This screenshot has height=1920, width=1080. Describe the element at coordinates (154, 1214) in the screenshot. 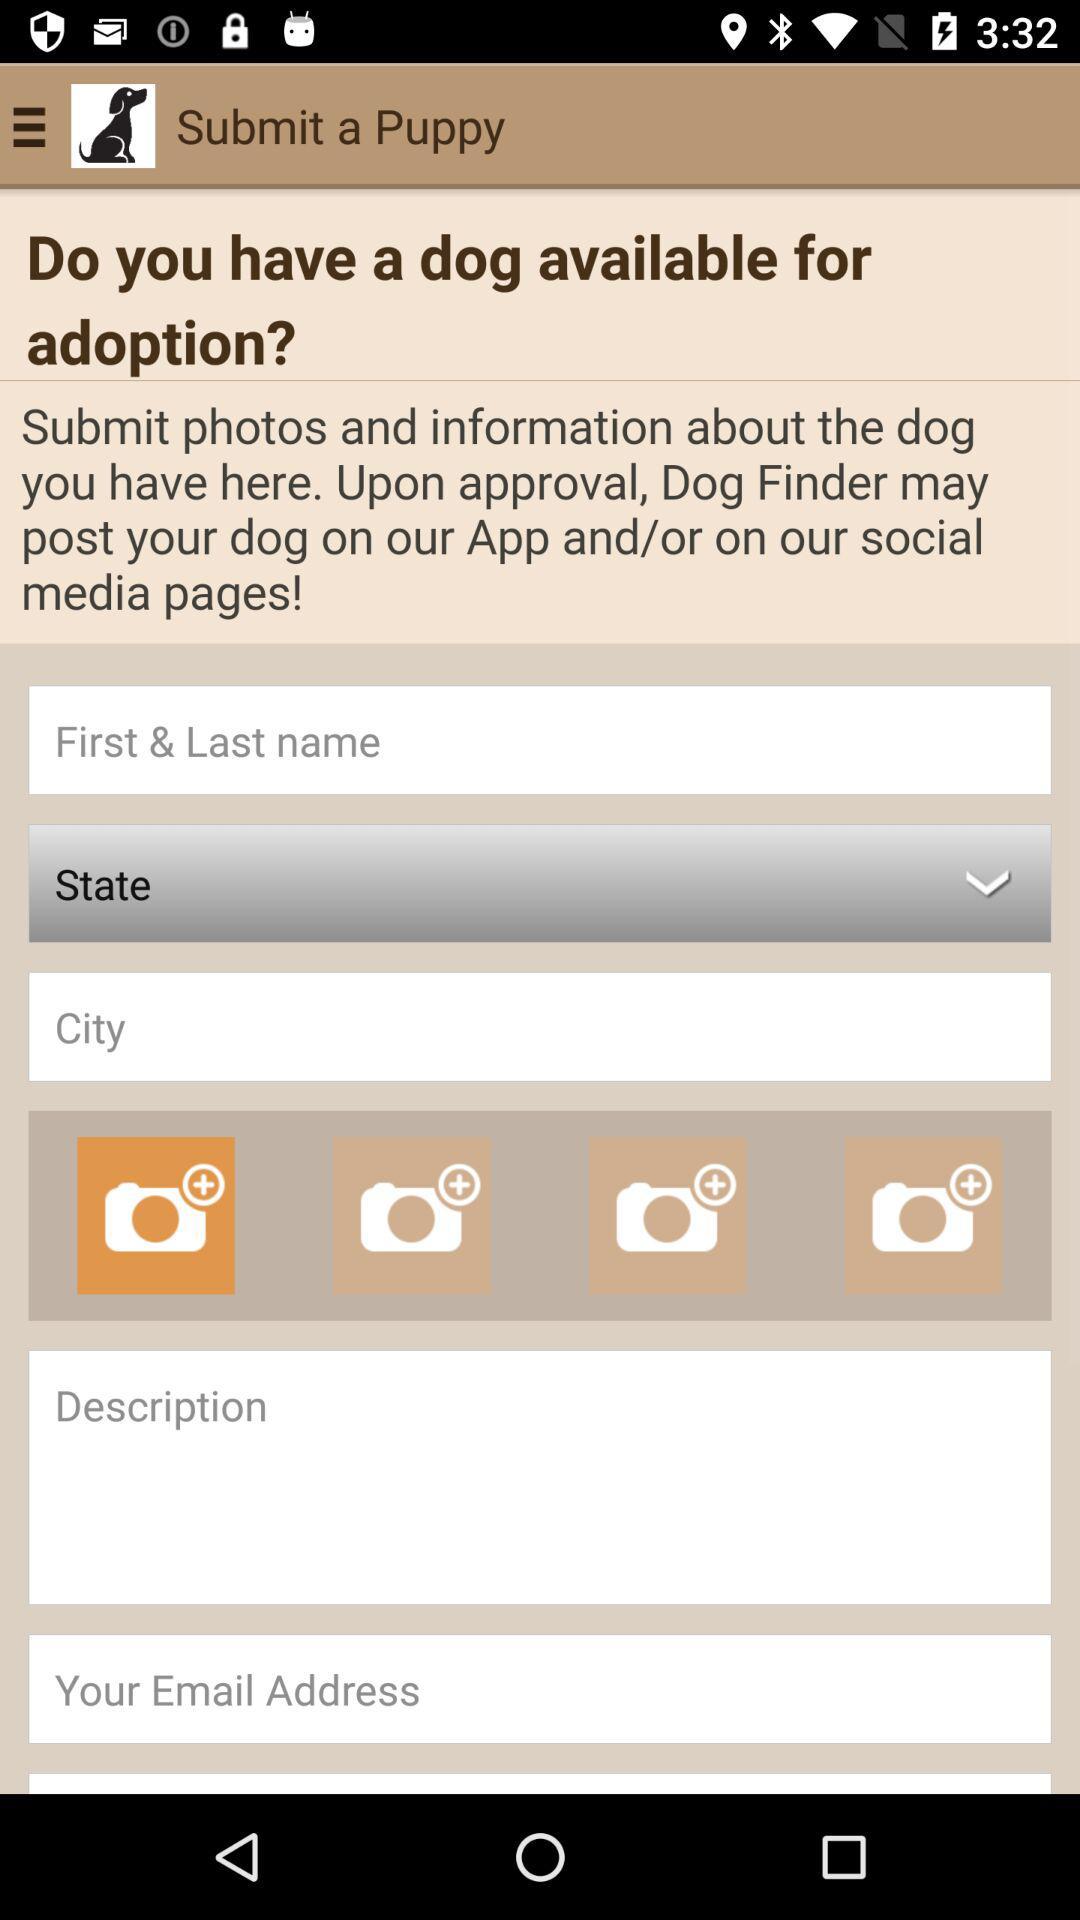

I see `the photo icon` at that location.